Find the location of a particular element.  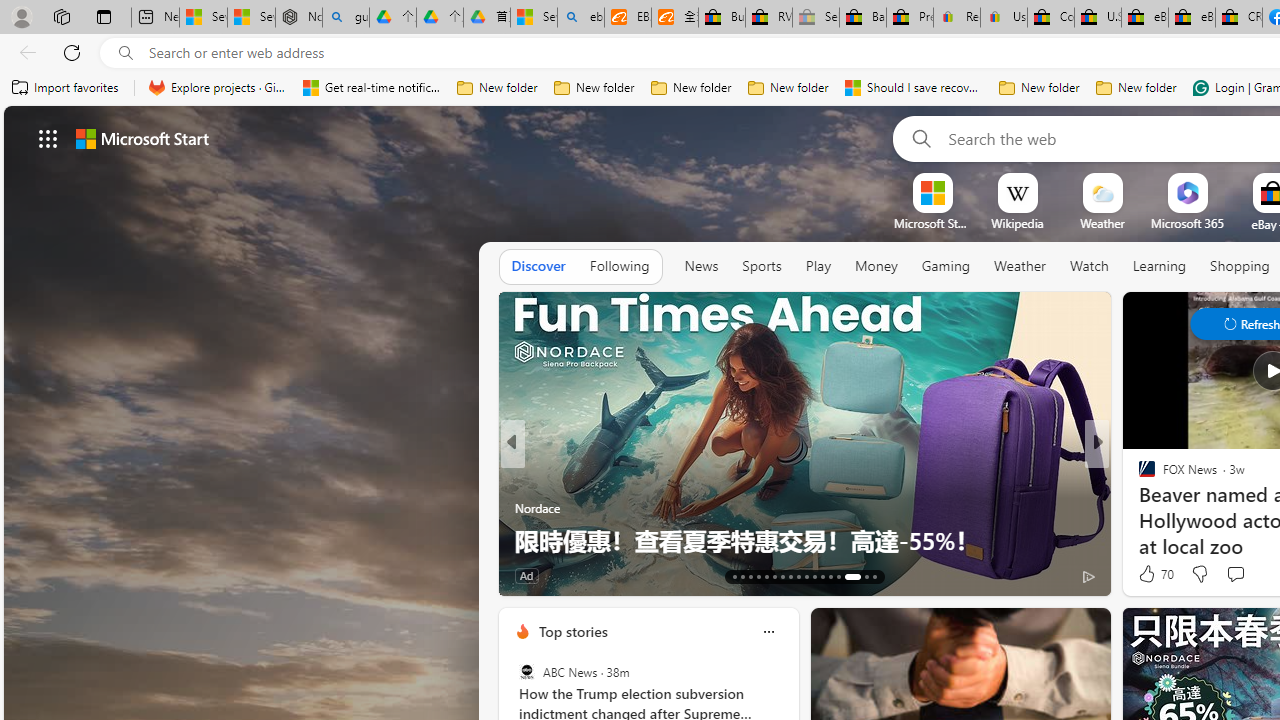

'AutomationID: tab-21' is located at coordinates (797, 577).